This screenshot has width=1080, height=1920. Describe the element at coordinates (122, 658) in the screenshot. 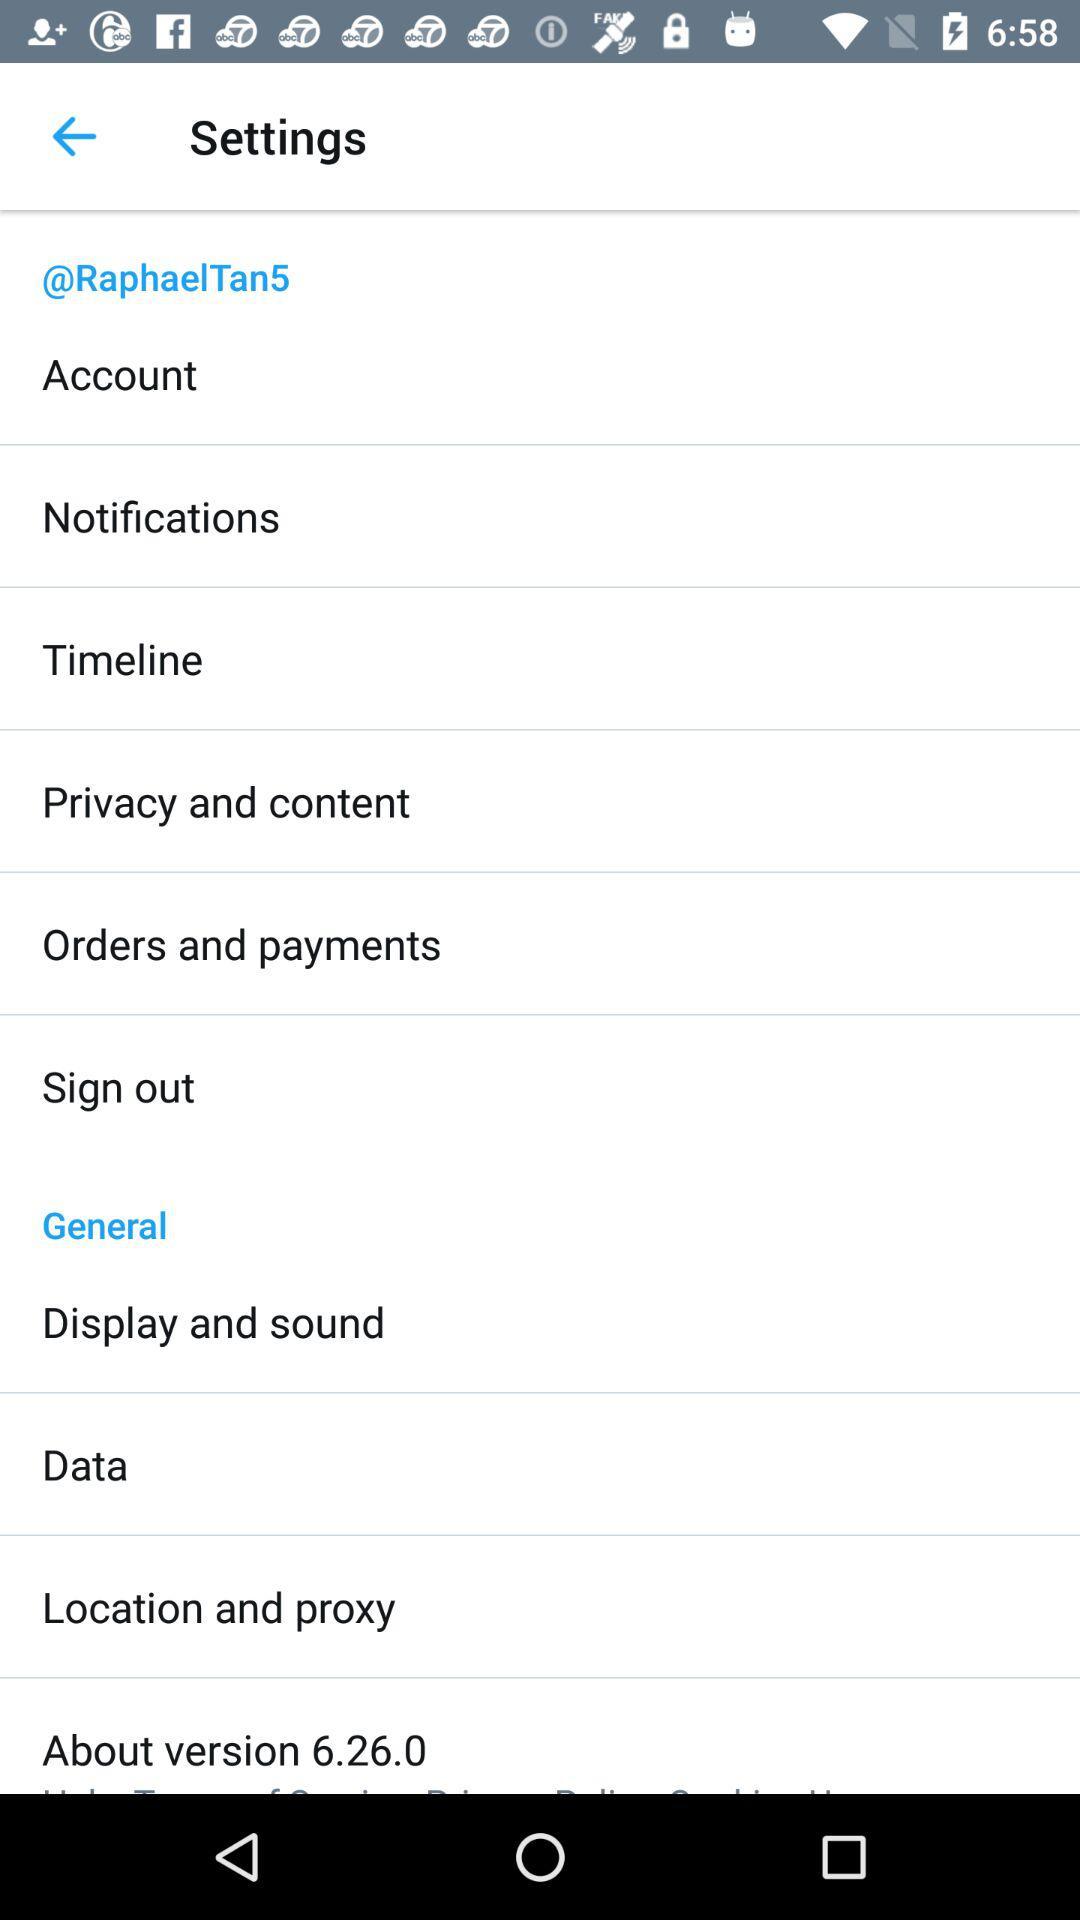

I see `the timeline` at that location.